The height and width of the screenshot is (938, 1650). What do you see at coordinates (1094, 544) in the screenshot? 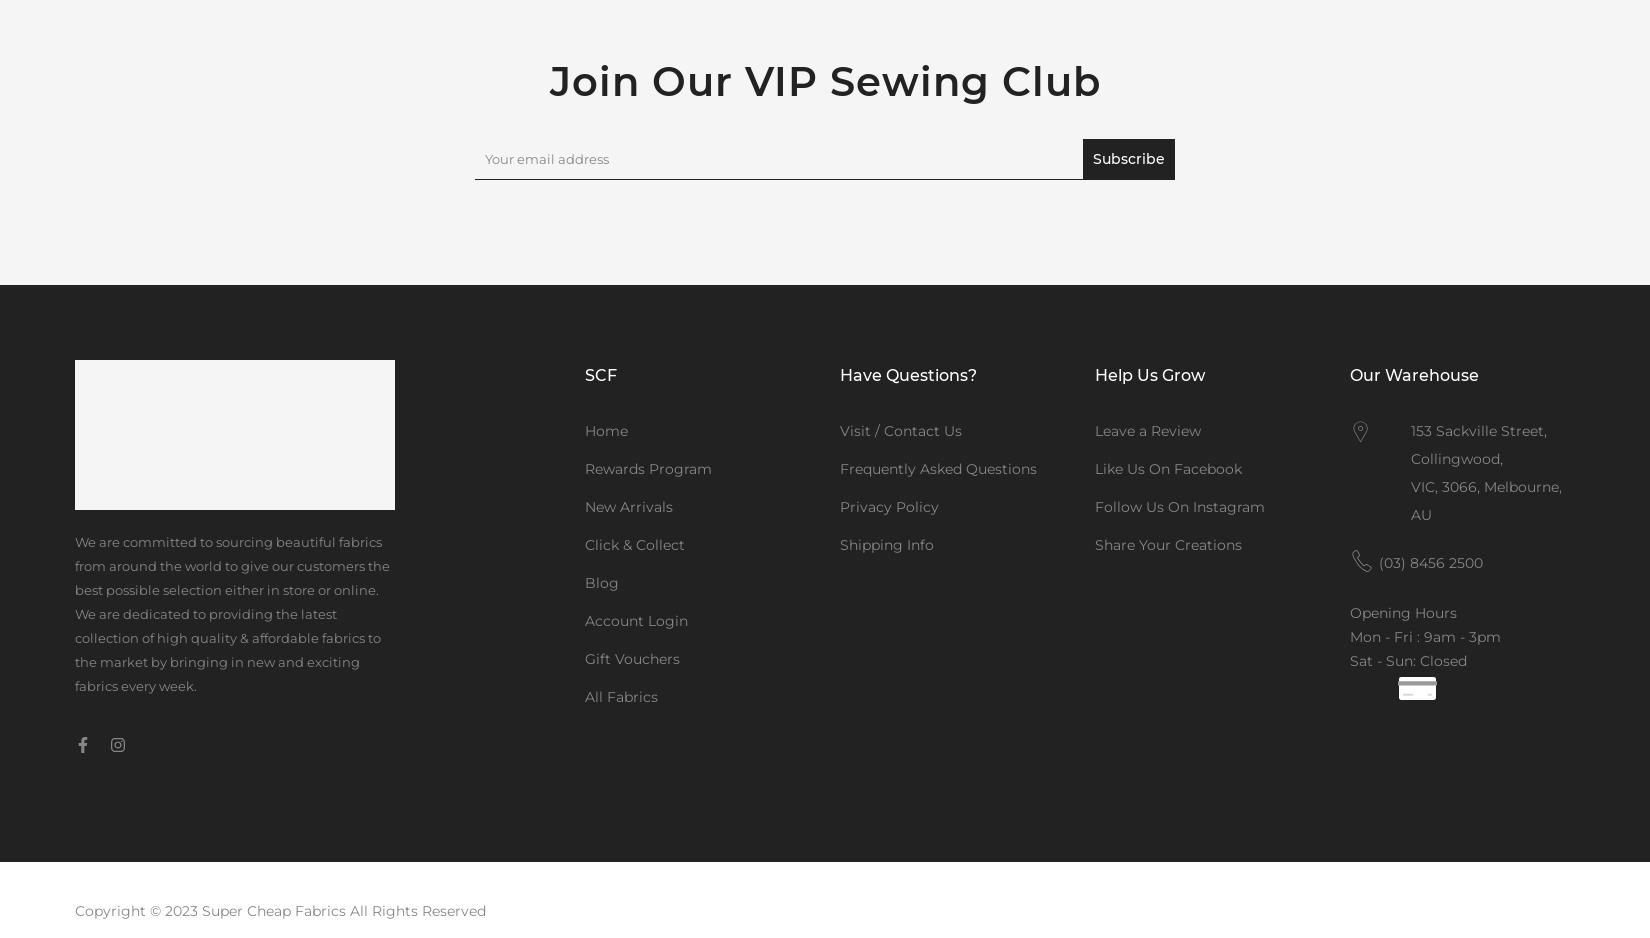
I see `'Share Your Creations'` at bounding box center [1094, 544].